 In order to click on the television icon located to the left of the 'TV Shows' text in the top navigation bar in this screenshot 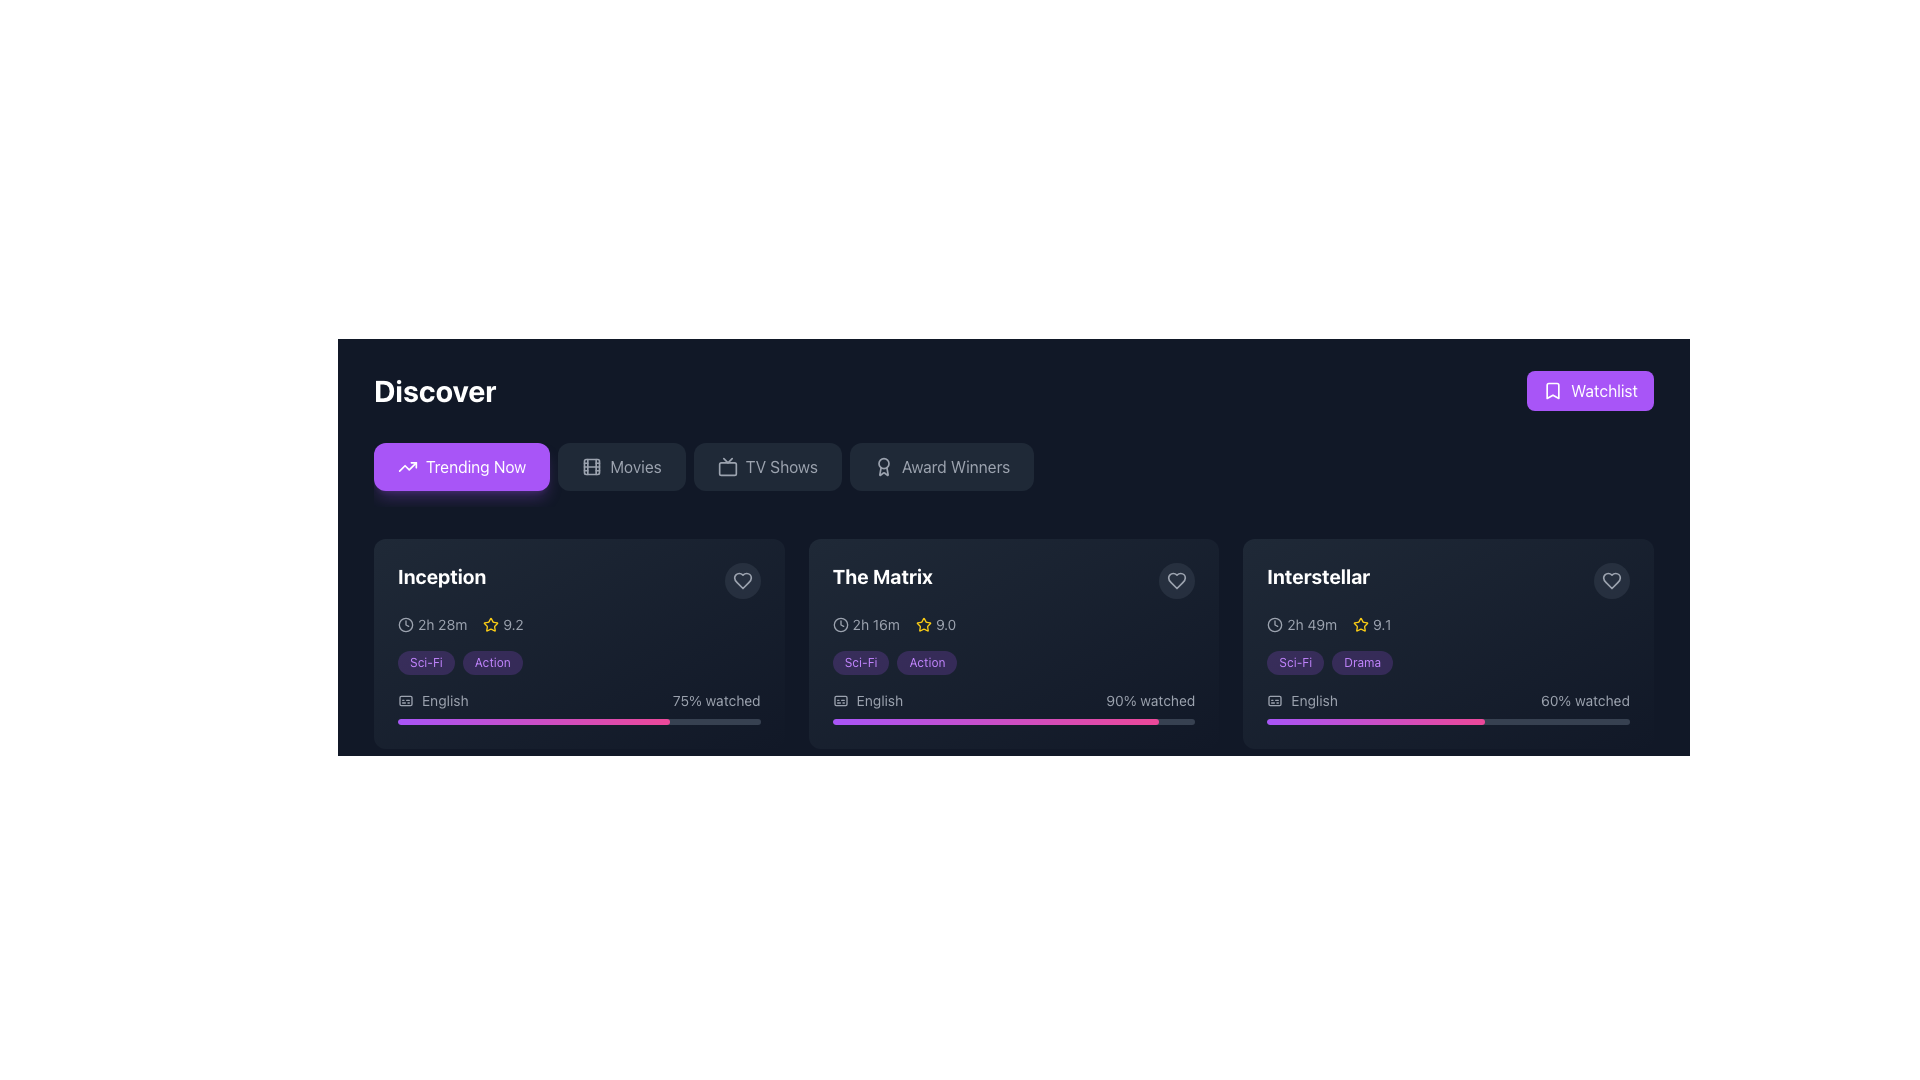, I will do `click(726, 466)`.